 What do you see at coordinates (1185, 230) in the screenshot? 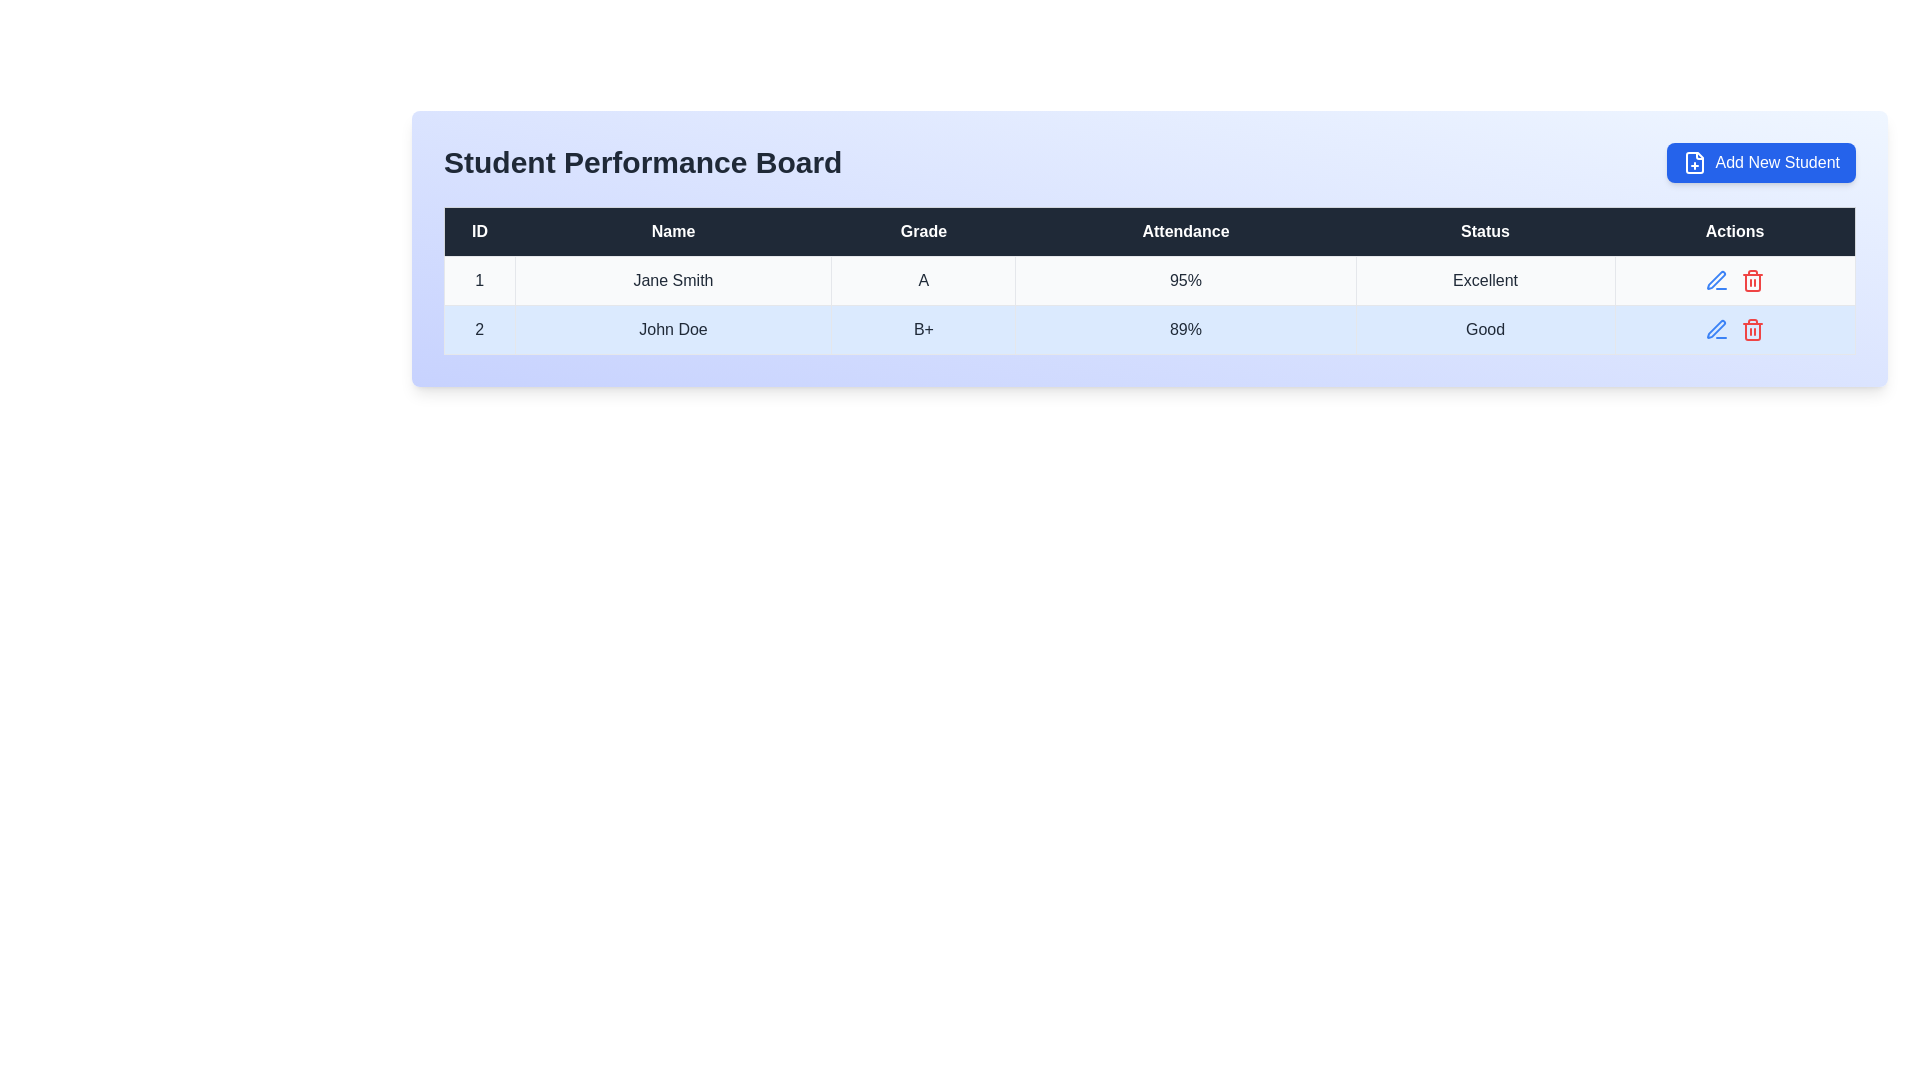
I see `the 'Attendance' text label, which is the fourth element in the horizontal header, displayed in white font over a dark background` at bounding box center [1185, 230].